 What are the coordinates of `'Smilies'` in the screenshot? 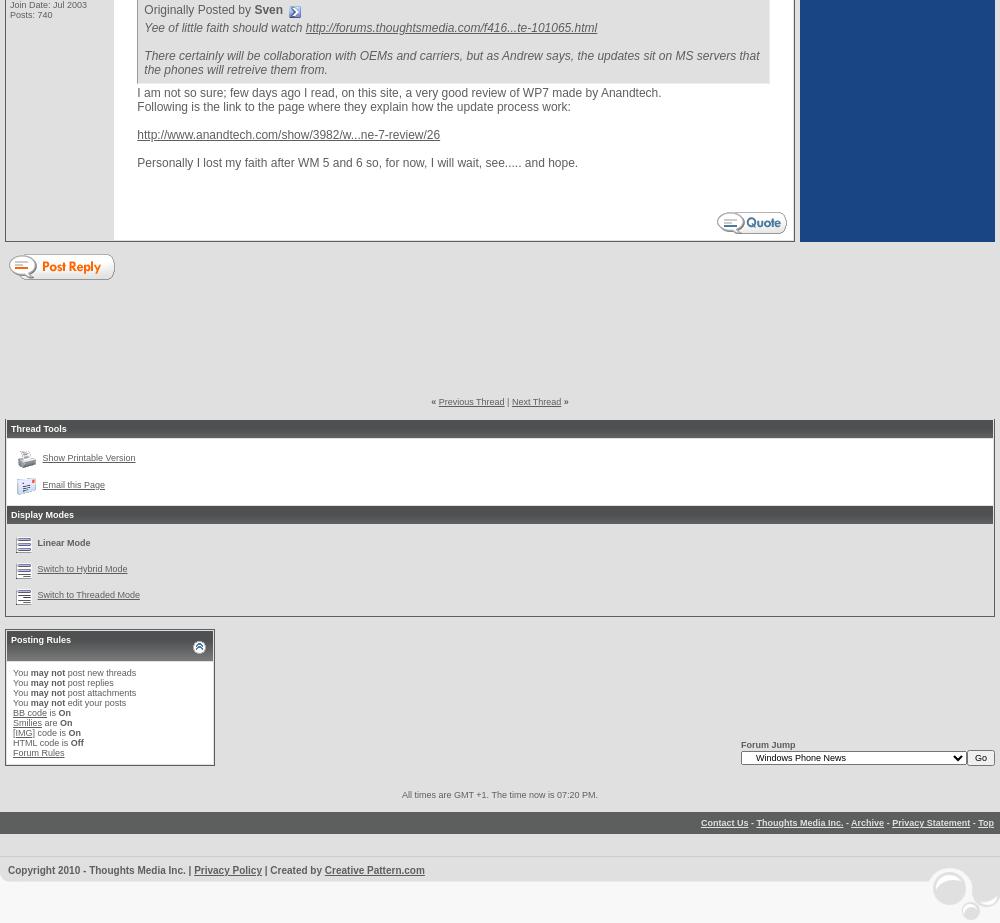 It's located at (27, 721).